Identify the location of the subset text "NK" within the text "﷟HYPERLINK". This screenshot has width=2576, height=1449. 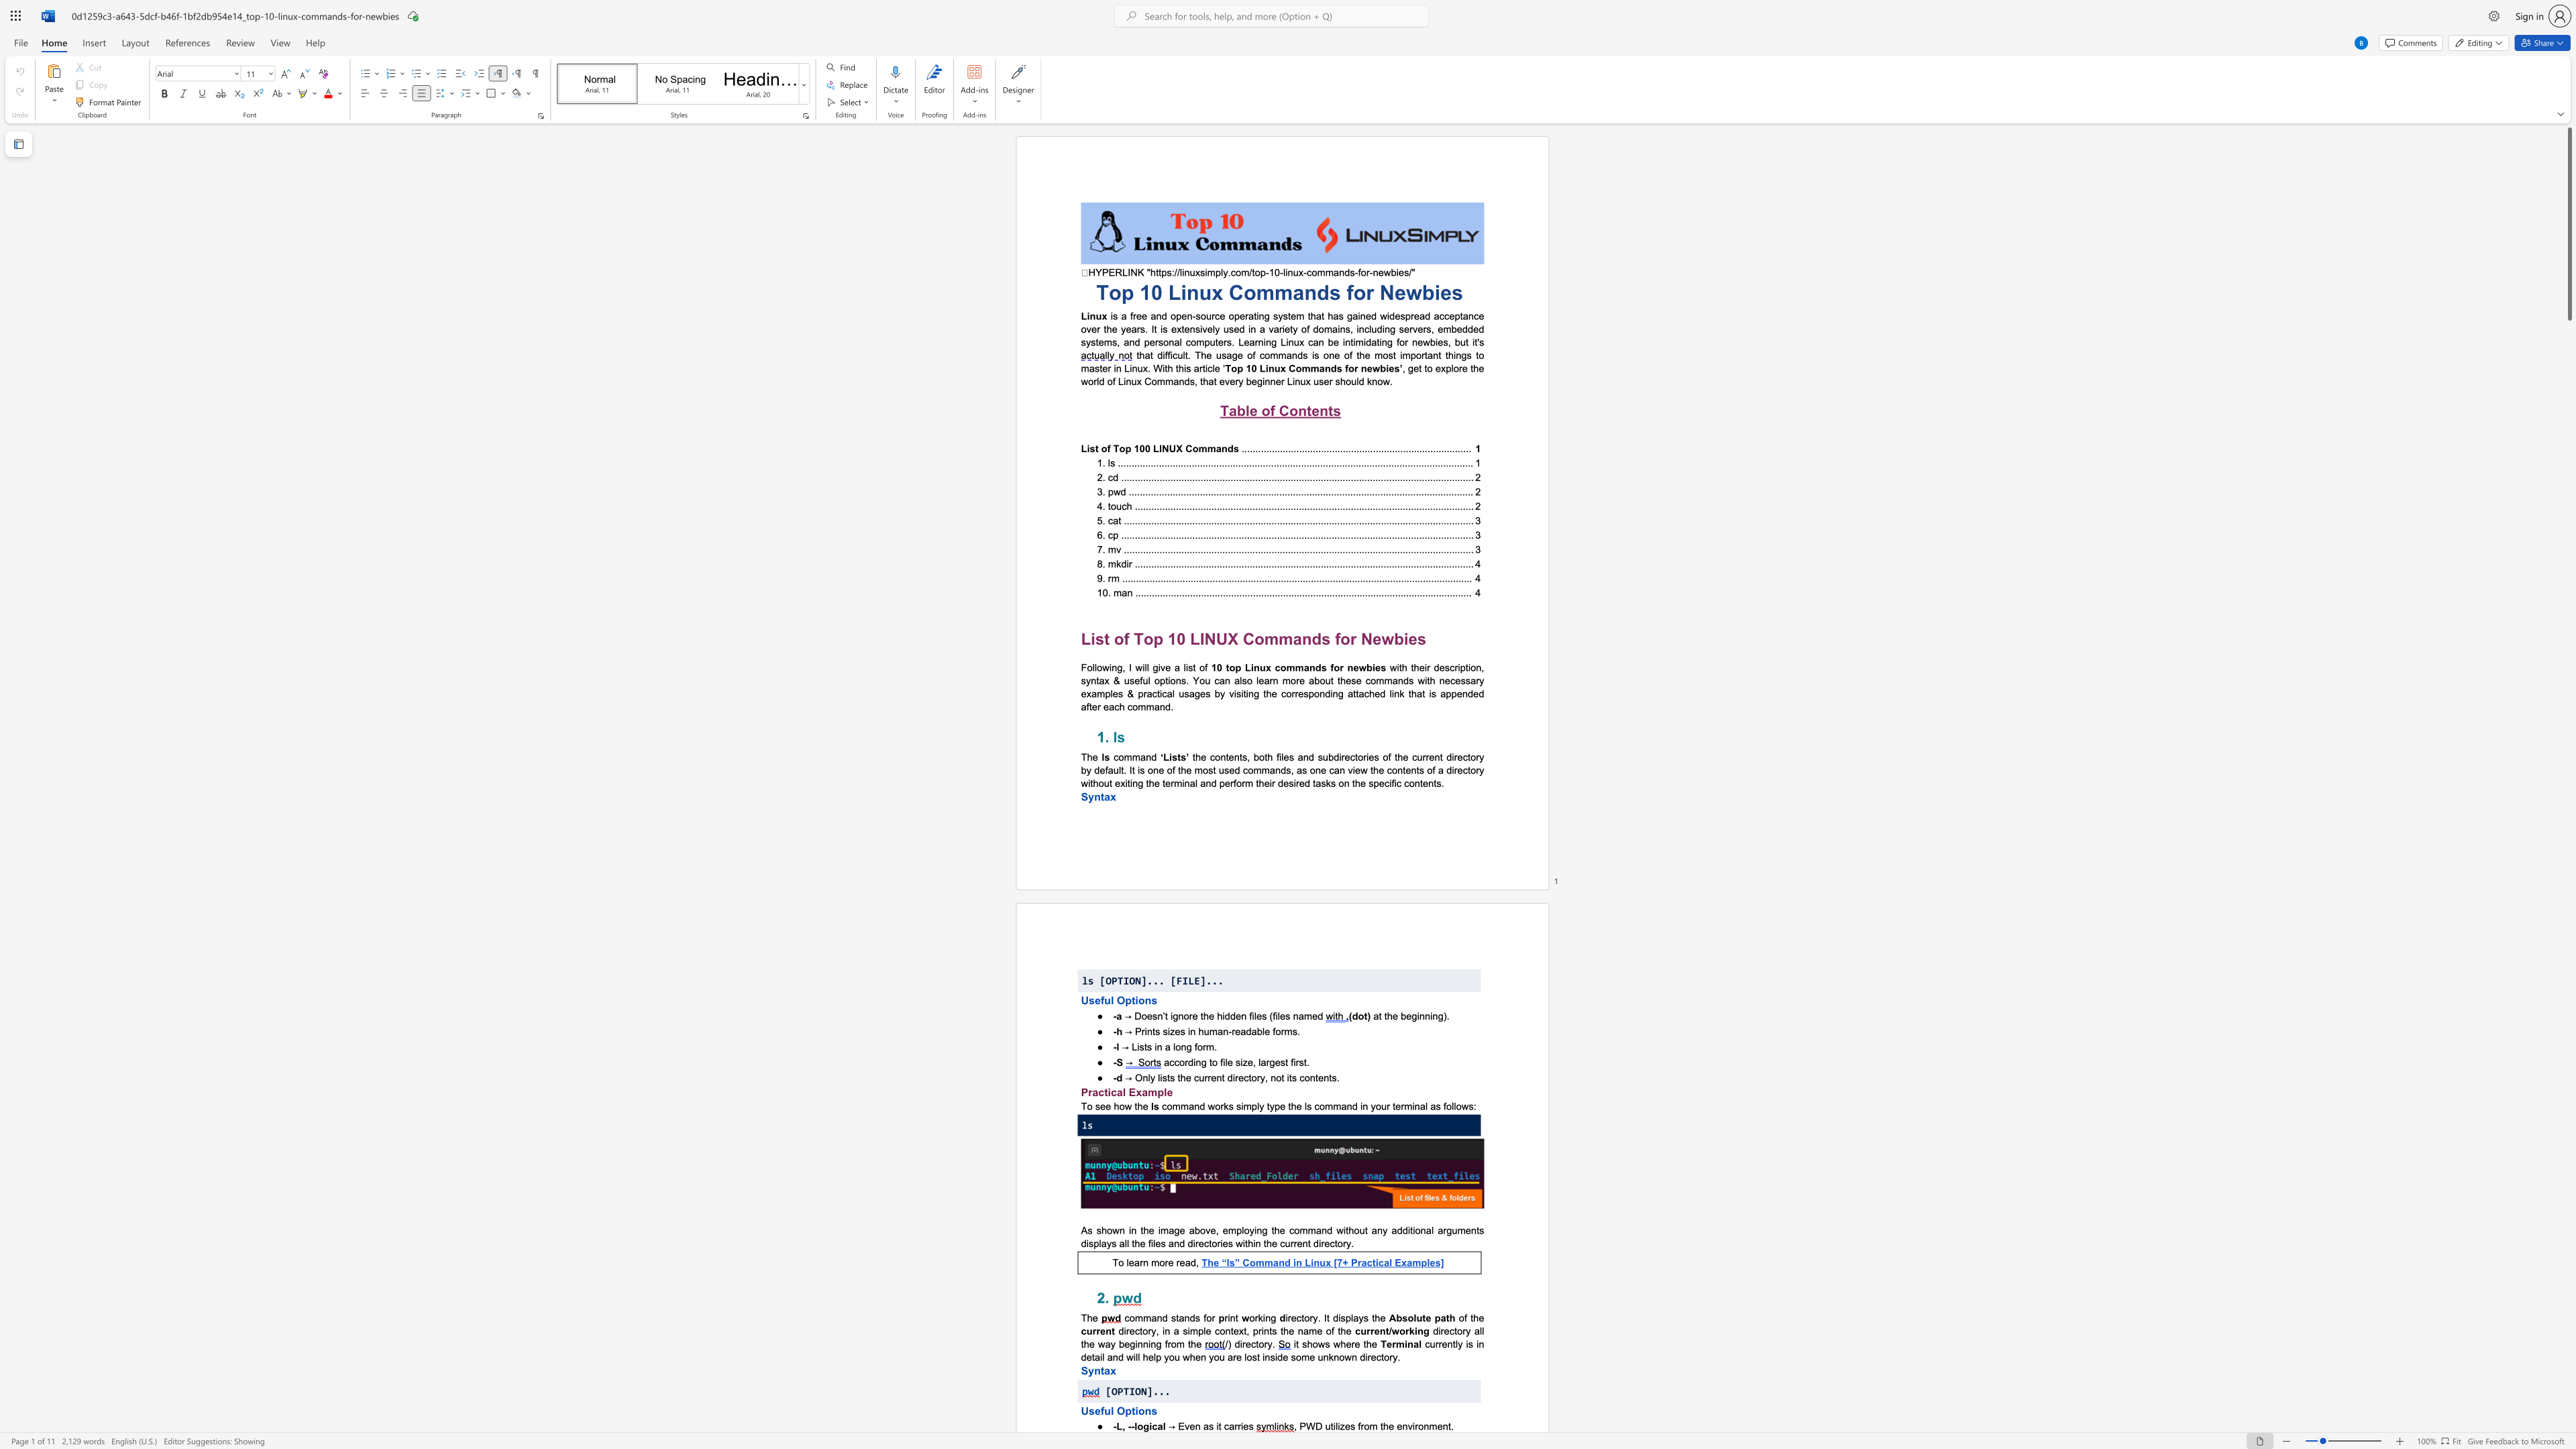
(1129, 271).